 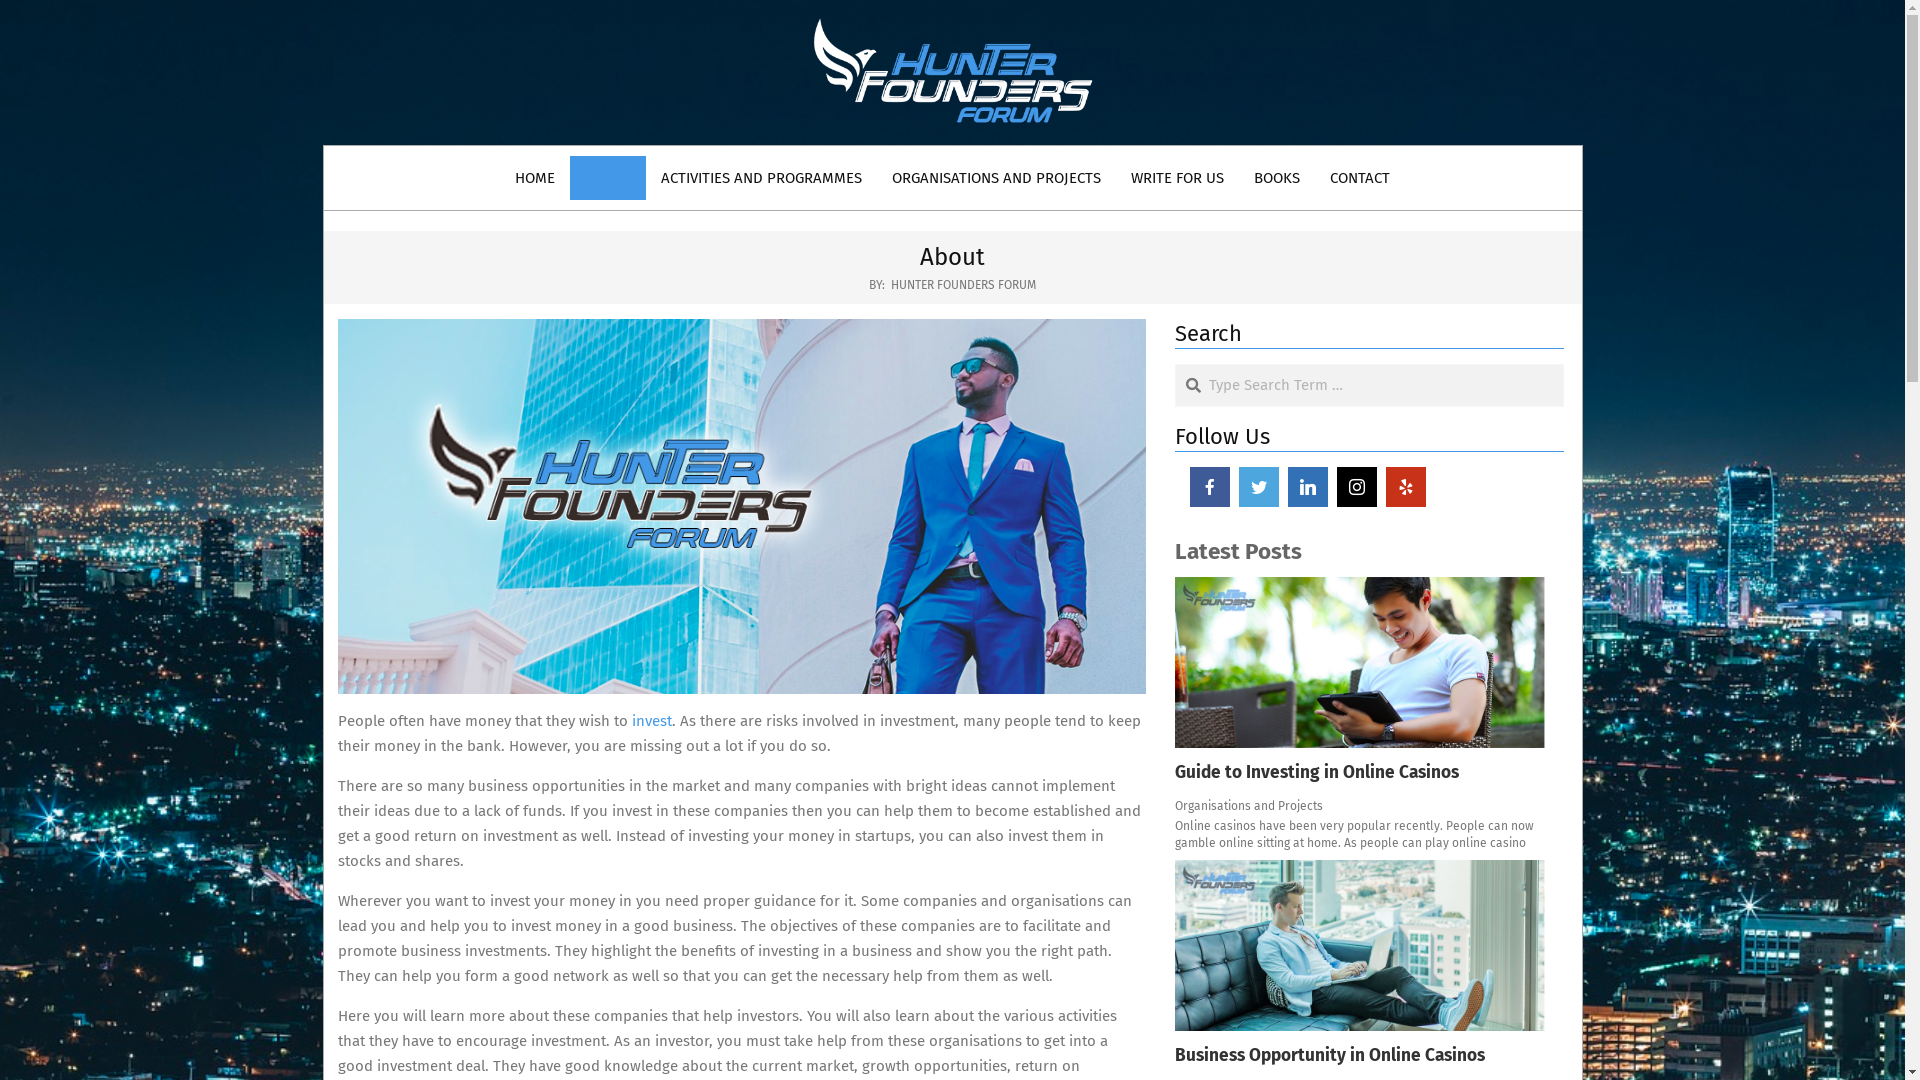 What do you see at coordinates (1405, 486) in the screenshot?
I see `'yelp'` at bounding box center [1405, 486].